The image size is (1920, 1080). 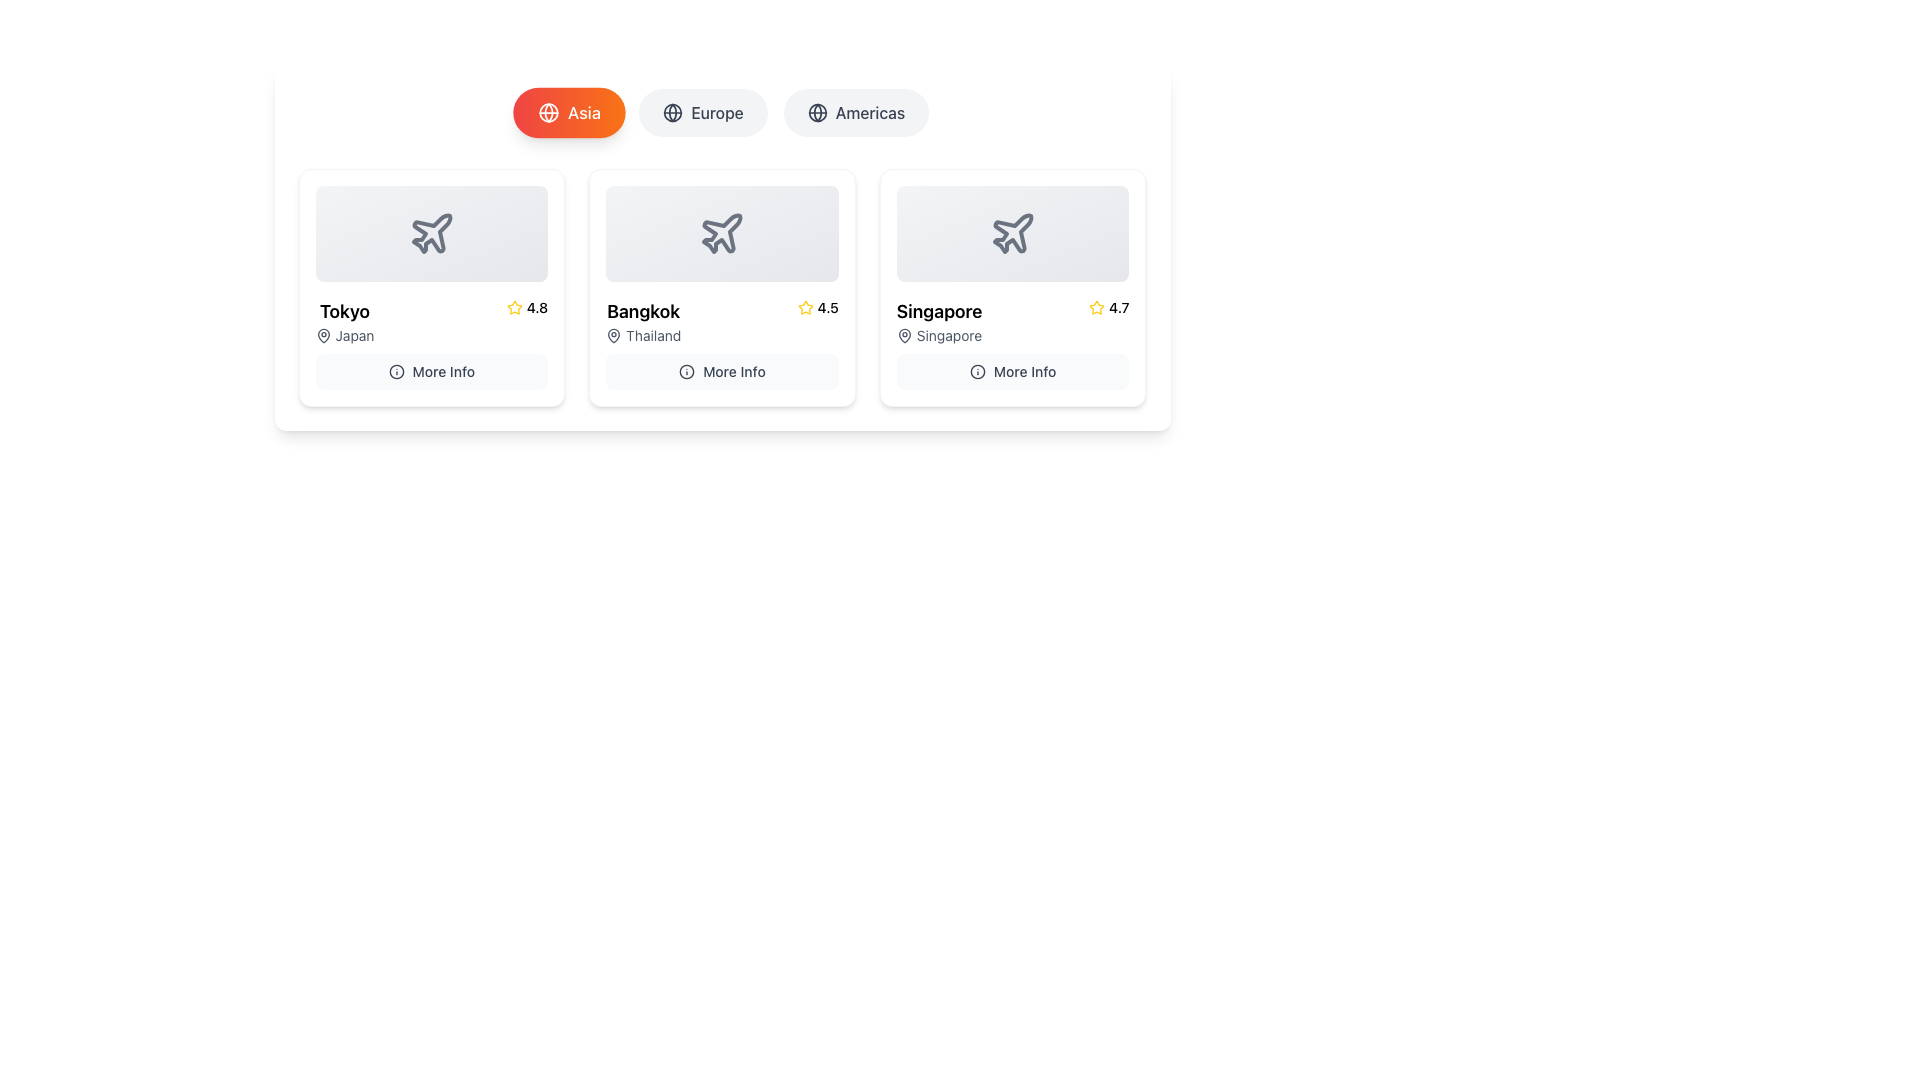 I want to click on the static text component displaying 'Bangkok' and 'Thailand', located in the center panel of the webpage's card layout, so click(x=643, y=320).